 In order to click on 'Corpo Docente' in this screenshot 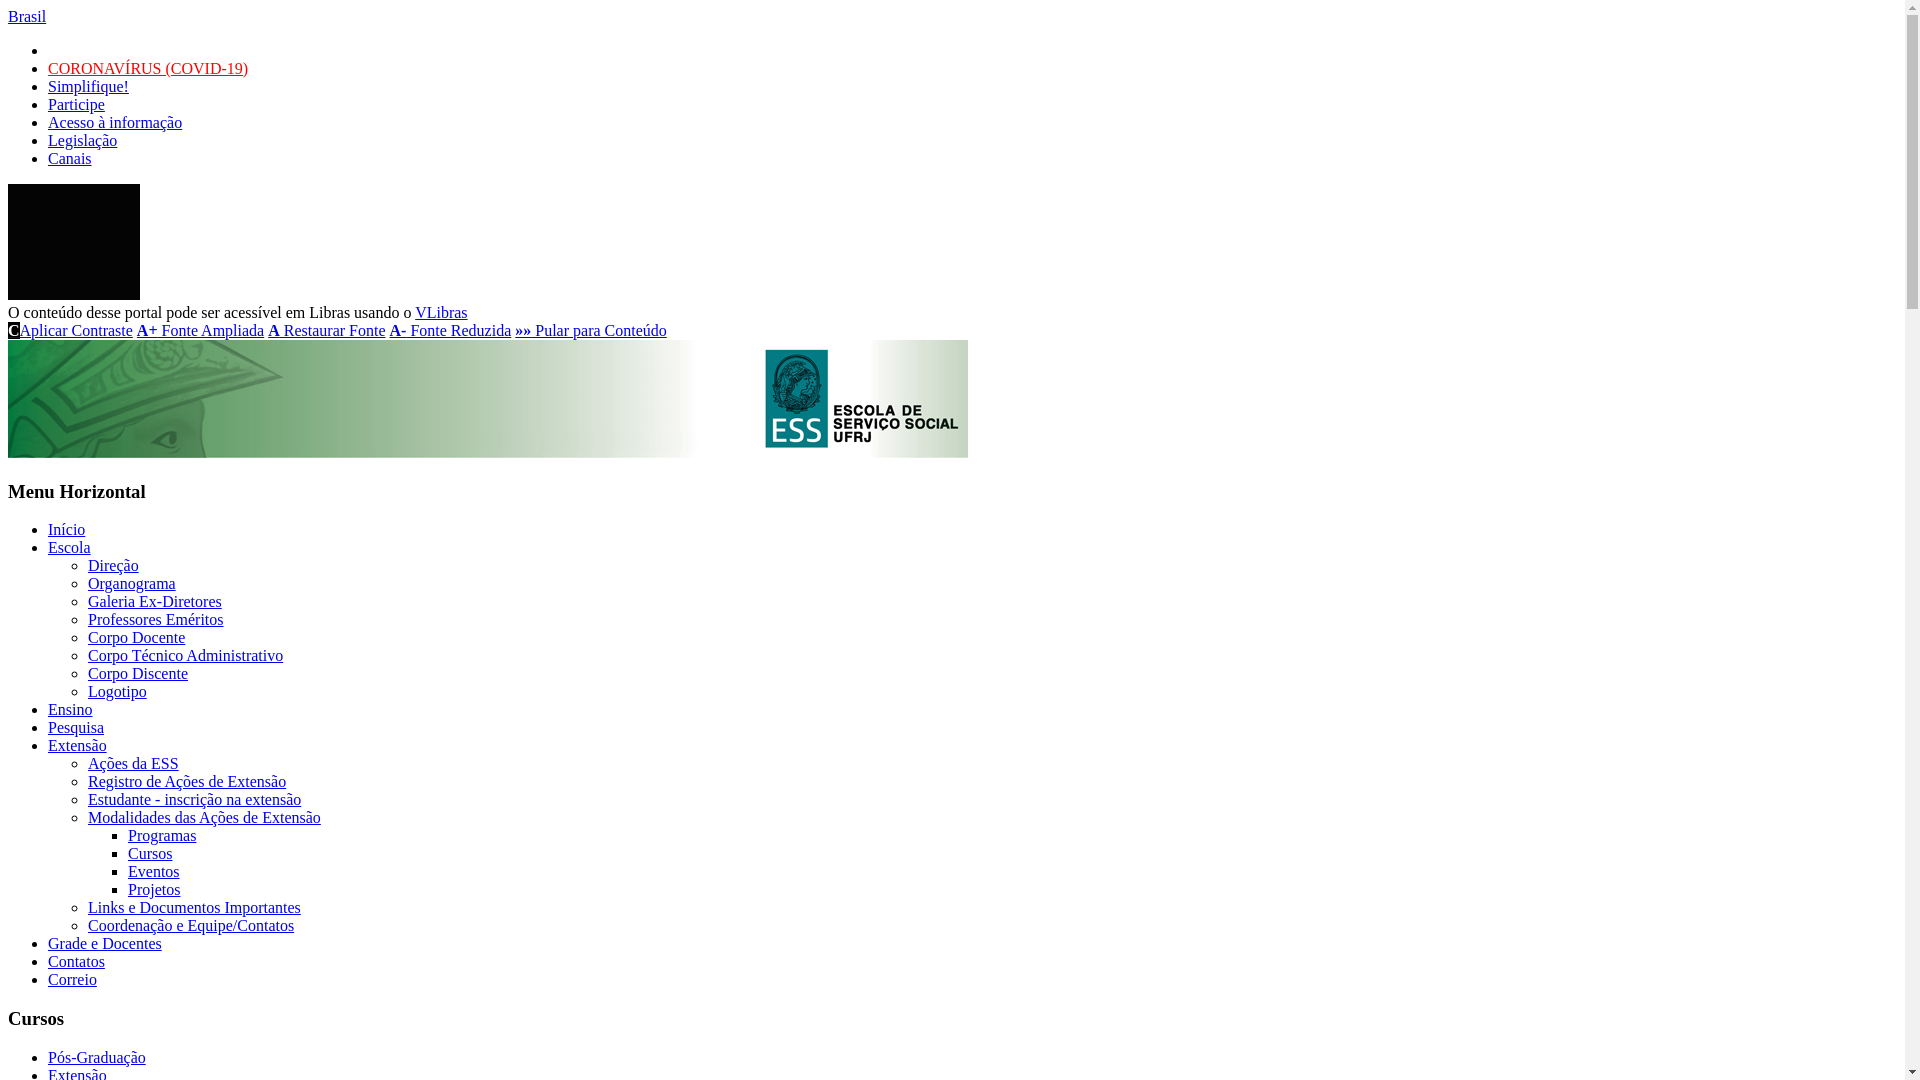, I will do `click(86, 637)`.